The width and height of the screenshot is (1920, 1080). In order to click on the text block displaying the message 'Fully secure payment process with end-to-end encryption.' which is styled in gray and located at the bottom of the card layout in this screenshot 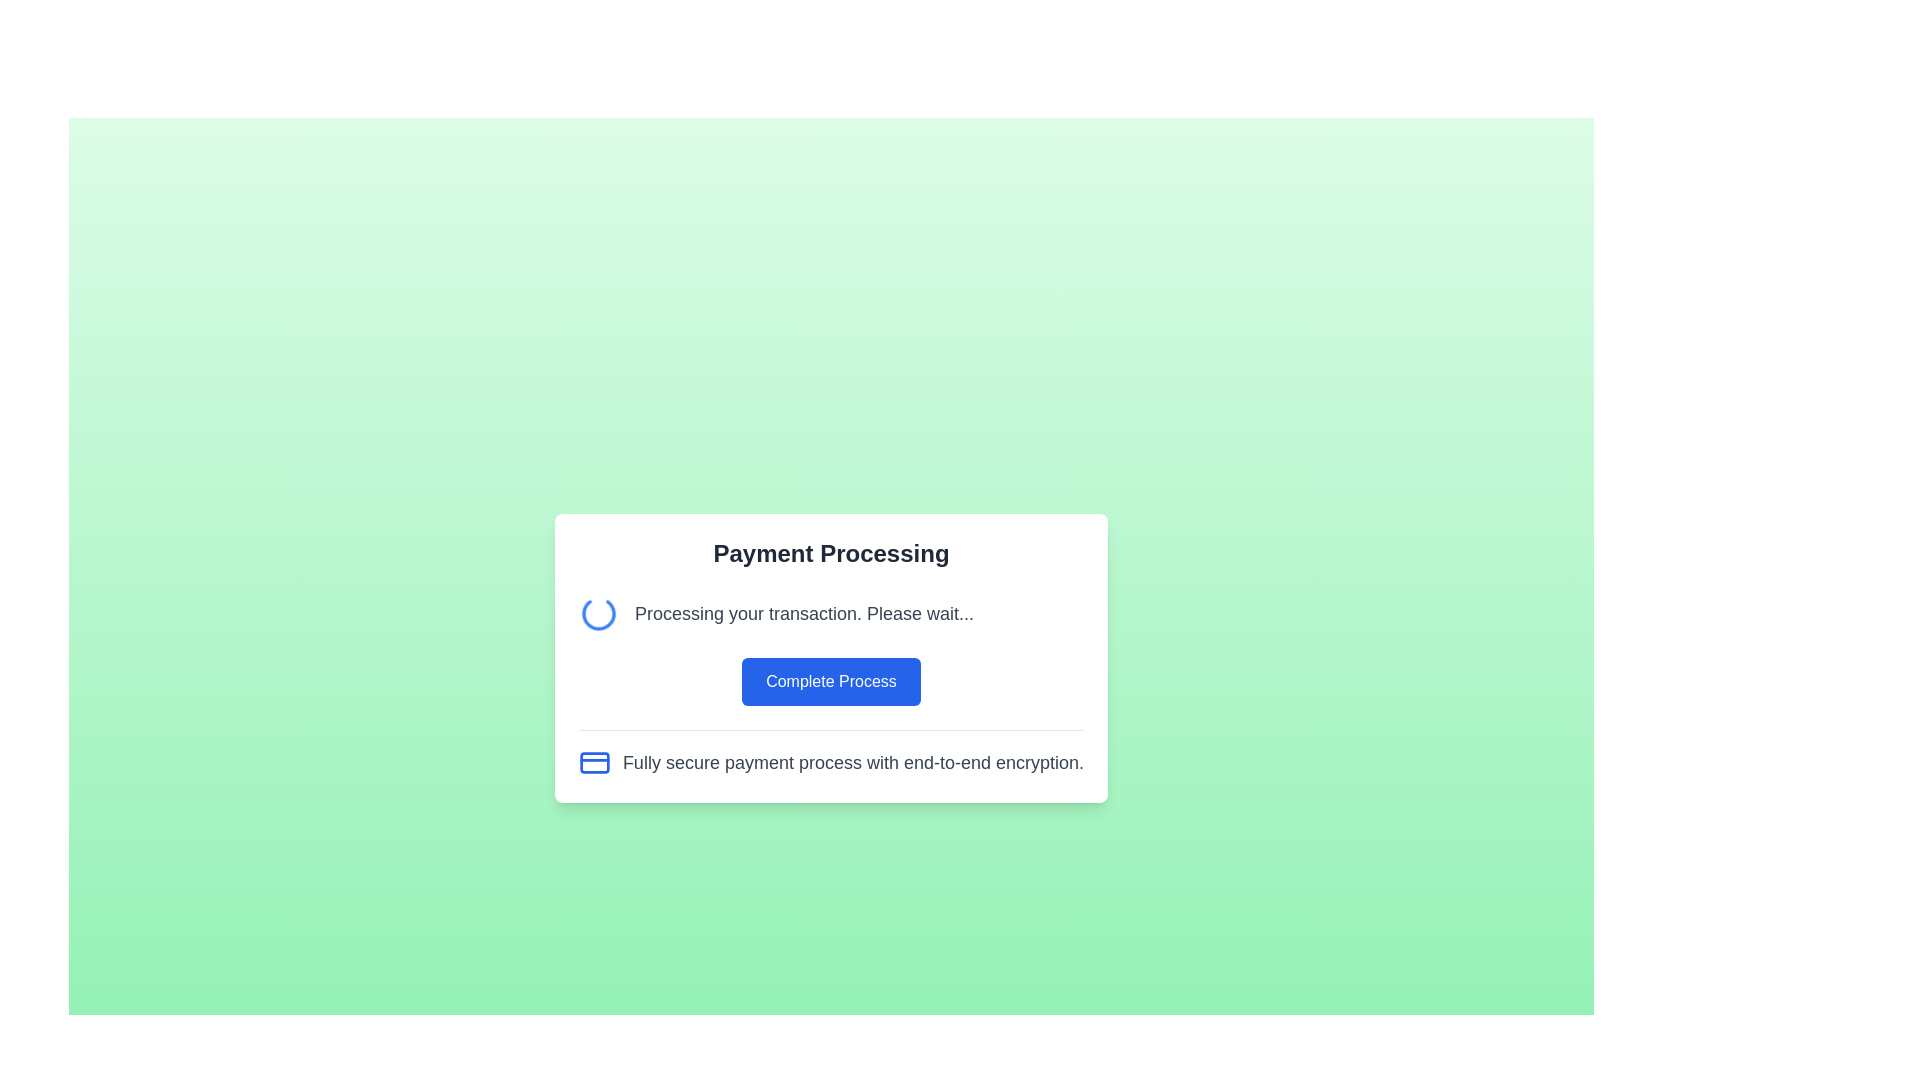, I will do `click(853, 762)`.